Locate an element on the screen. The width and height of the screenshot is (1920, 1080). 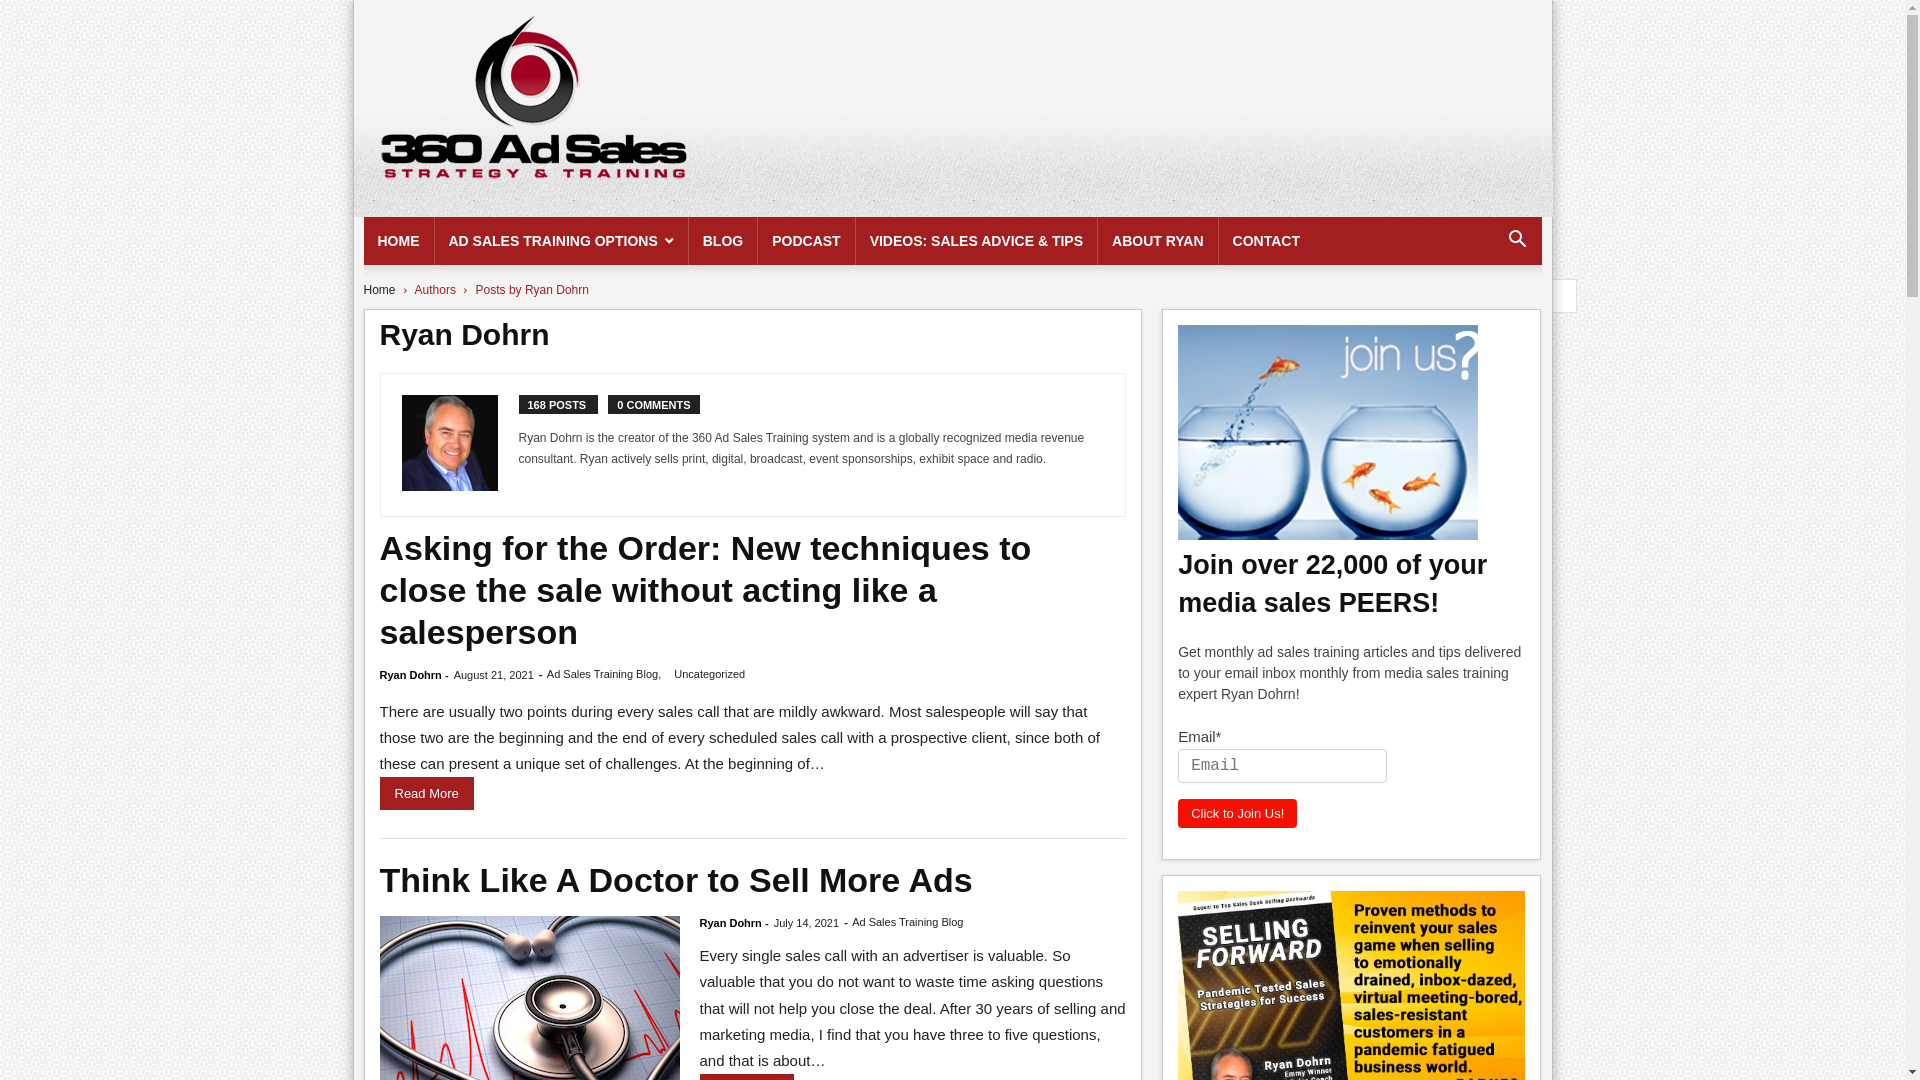
'CONTACT' is located at coordinates (1265, 239).